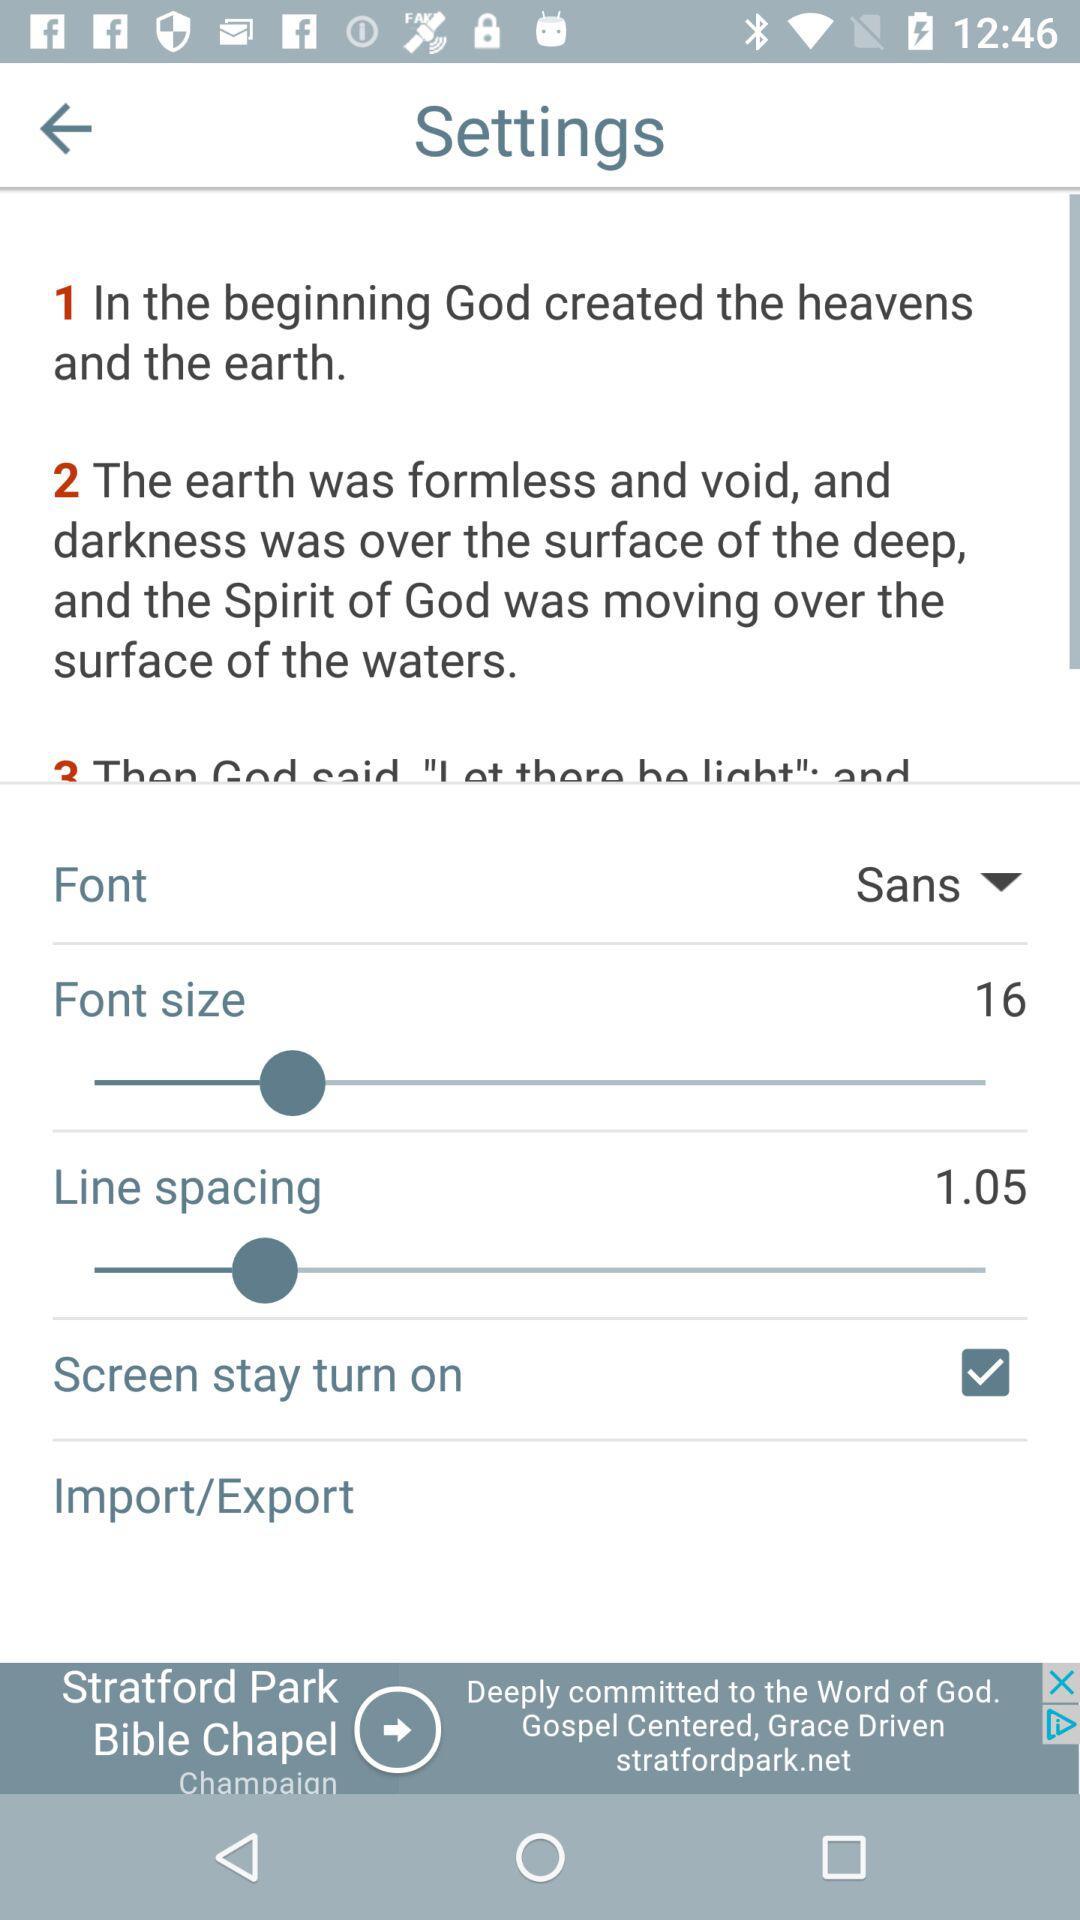  Describe the element at coordinates (984, 1371) in the screenshot. I see `screen stay turn on/off` at that location.